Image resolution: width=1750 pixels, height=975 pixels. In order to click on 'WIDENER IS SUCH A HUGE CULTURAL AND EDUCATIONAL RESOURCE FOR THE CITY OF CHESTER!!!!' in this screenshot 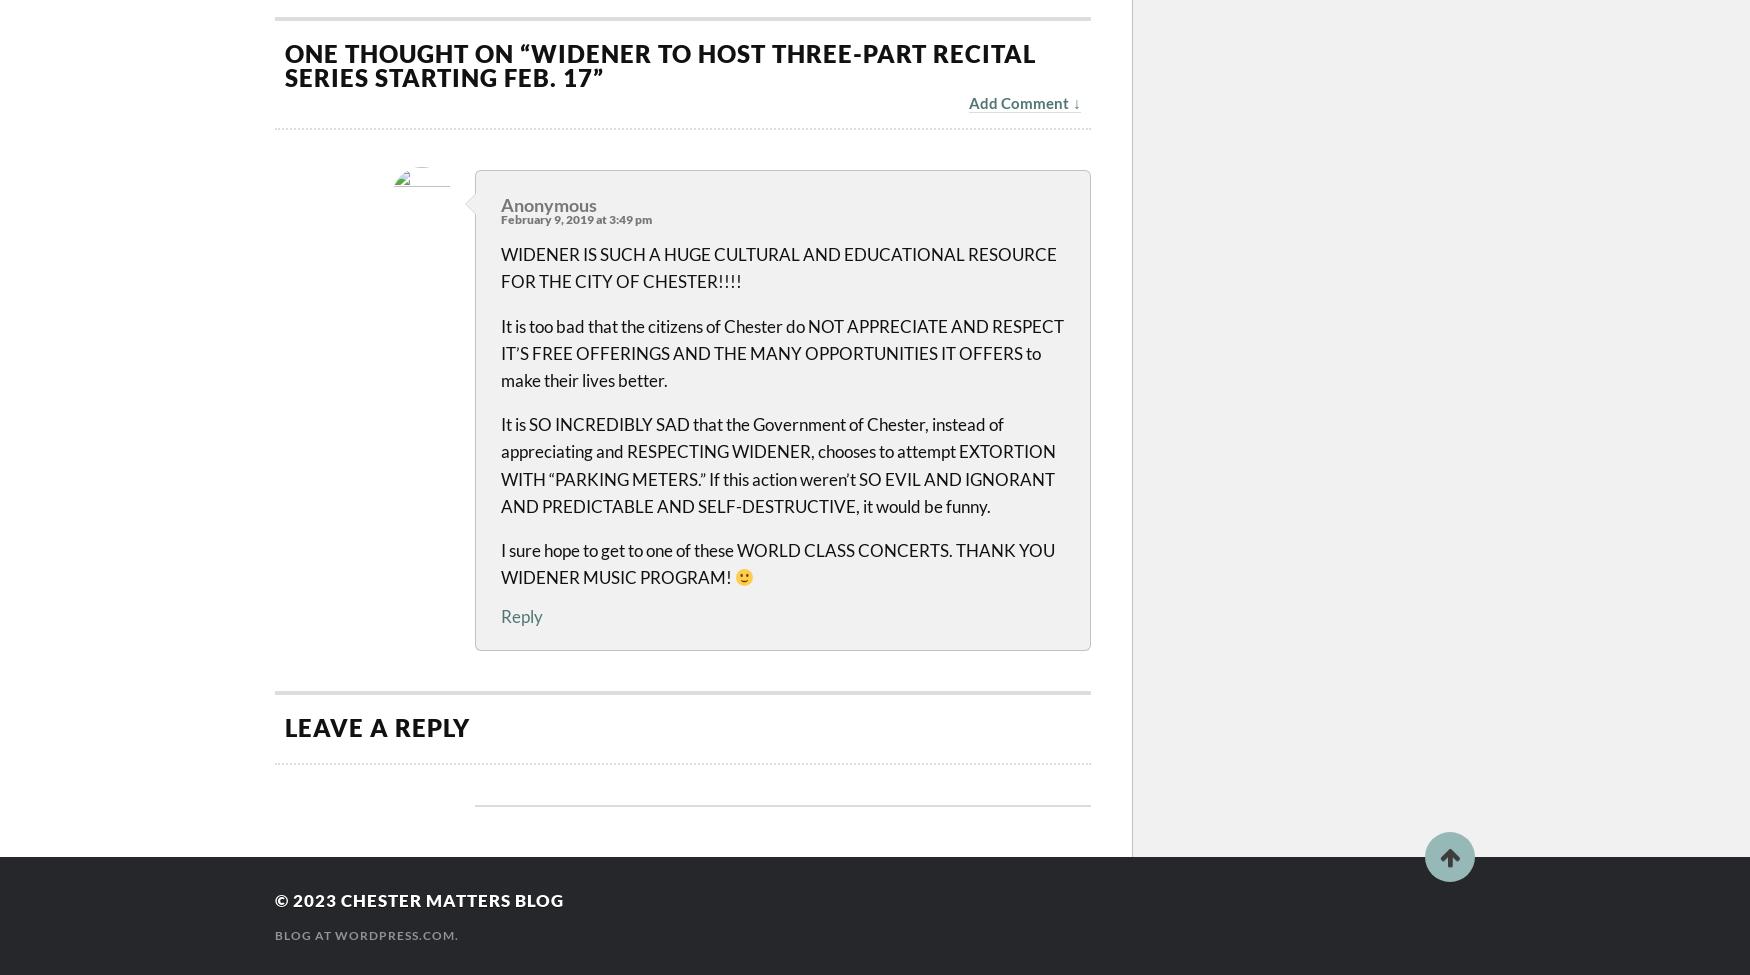, I will do `click(777, 268)`.